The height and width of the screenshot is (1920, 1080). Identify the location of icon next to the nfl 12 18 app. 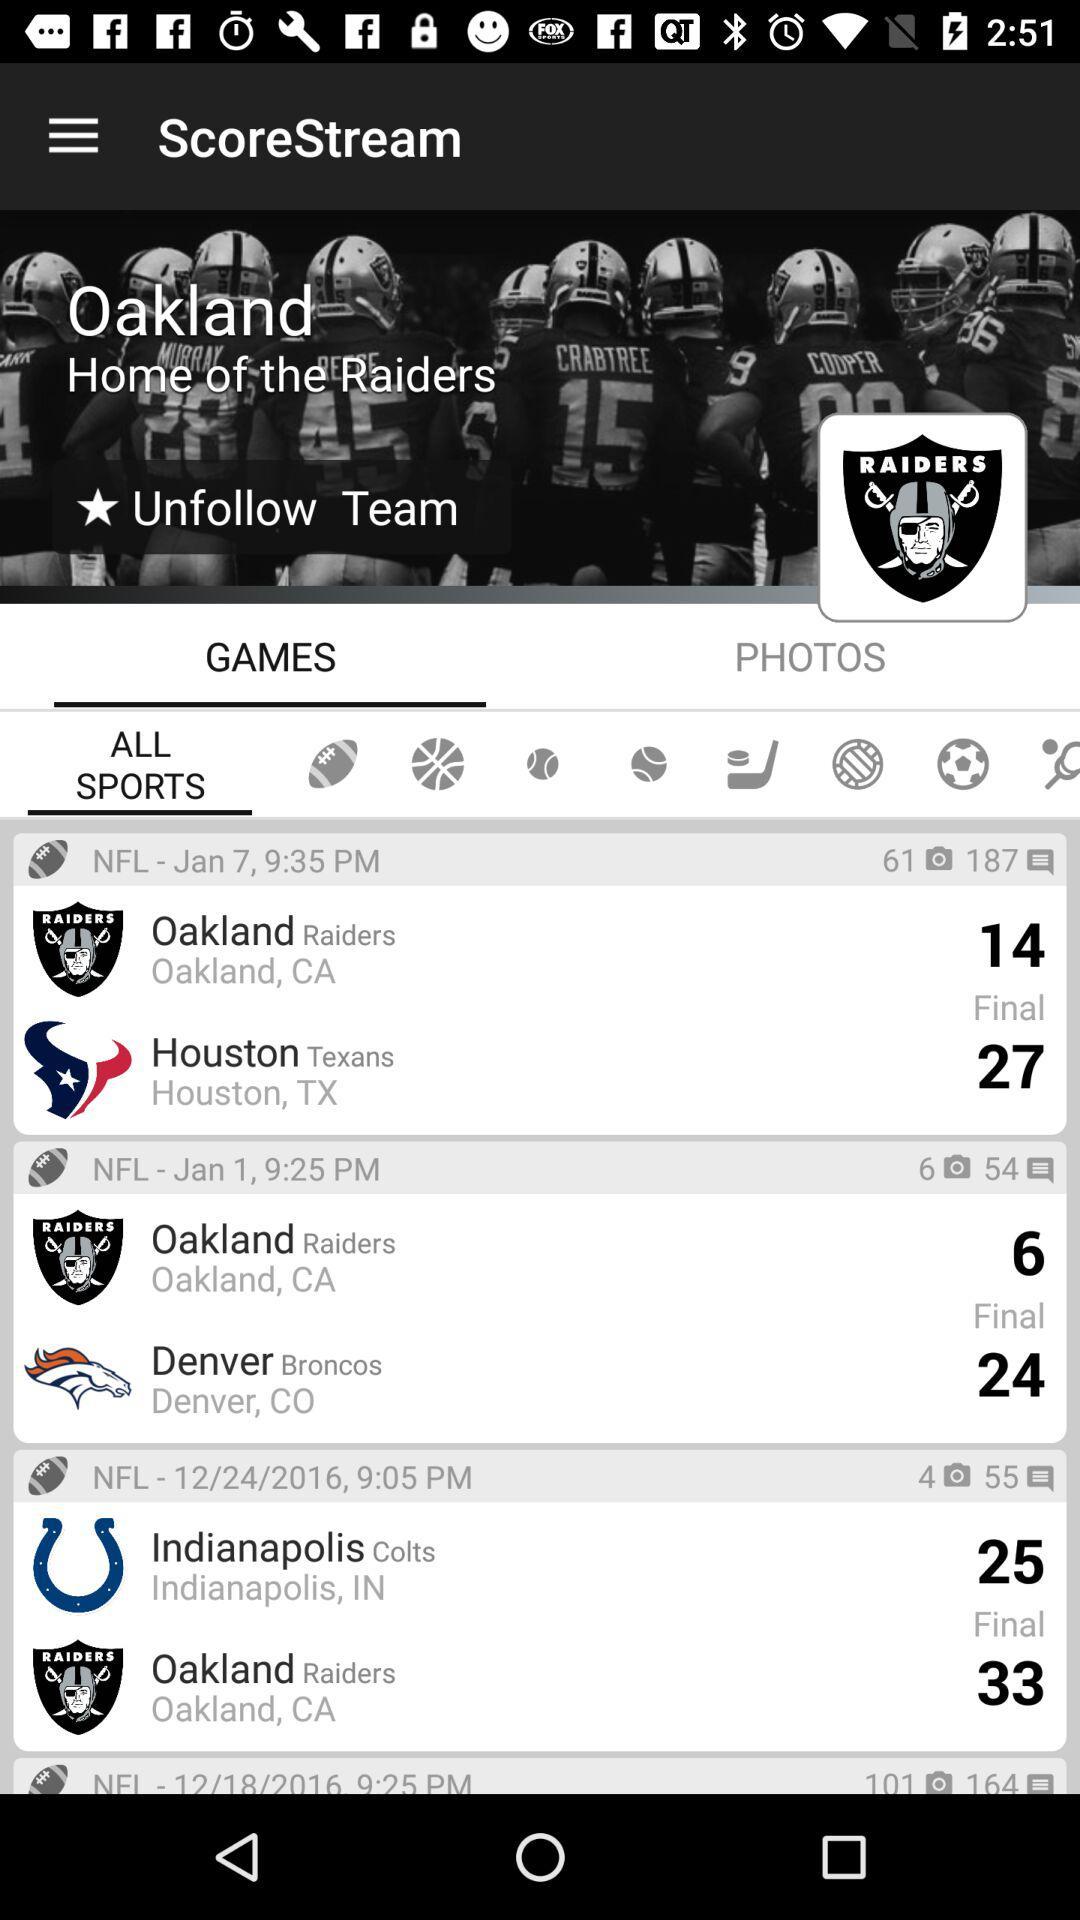
(890, 1778).